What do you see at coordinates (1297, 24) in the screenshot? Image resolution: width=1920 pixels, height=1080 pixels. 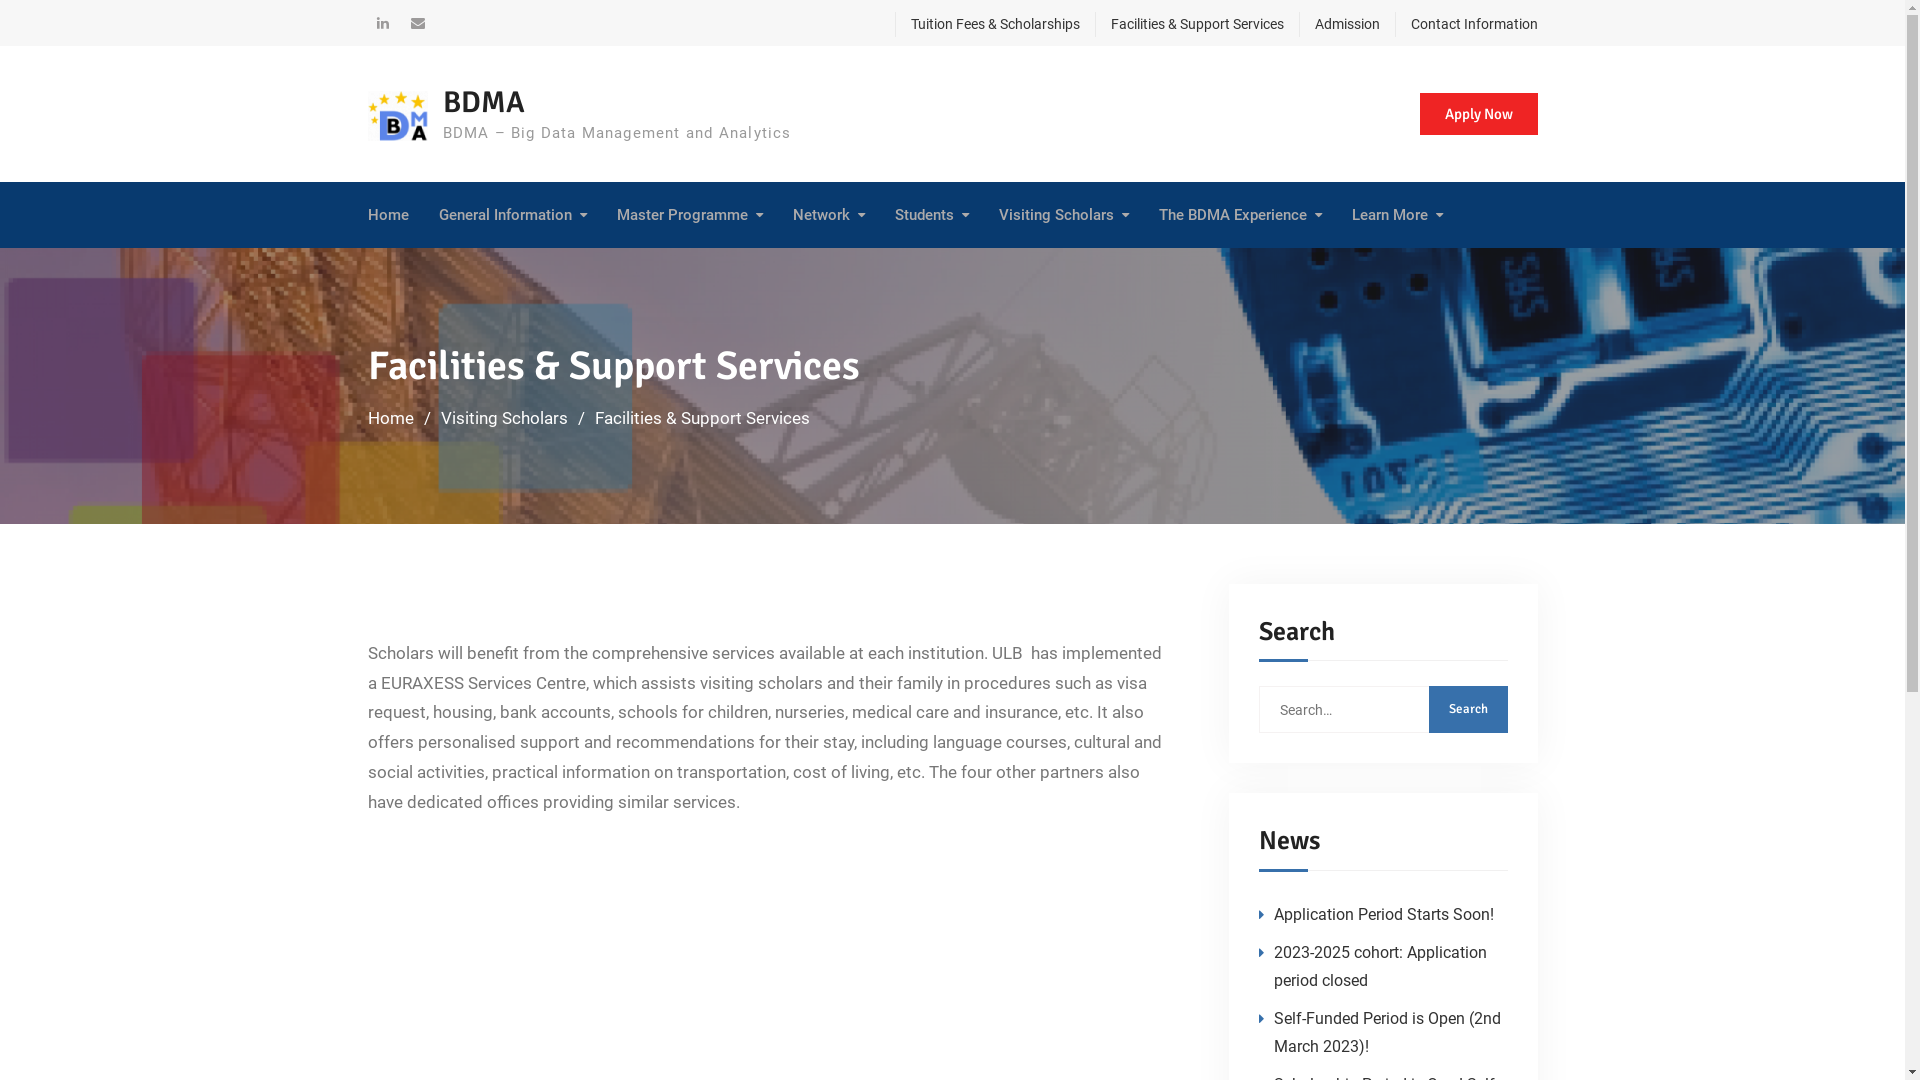 I see `'Admission'` at bounding box center [1297, 24].